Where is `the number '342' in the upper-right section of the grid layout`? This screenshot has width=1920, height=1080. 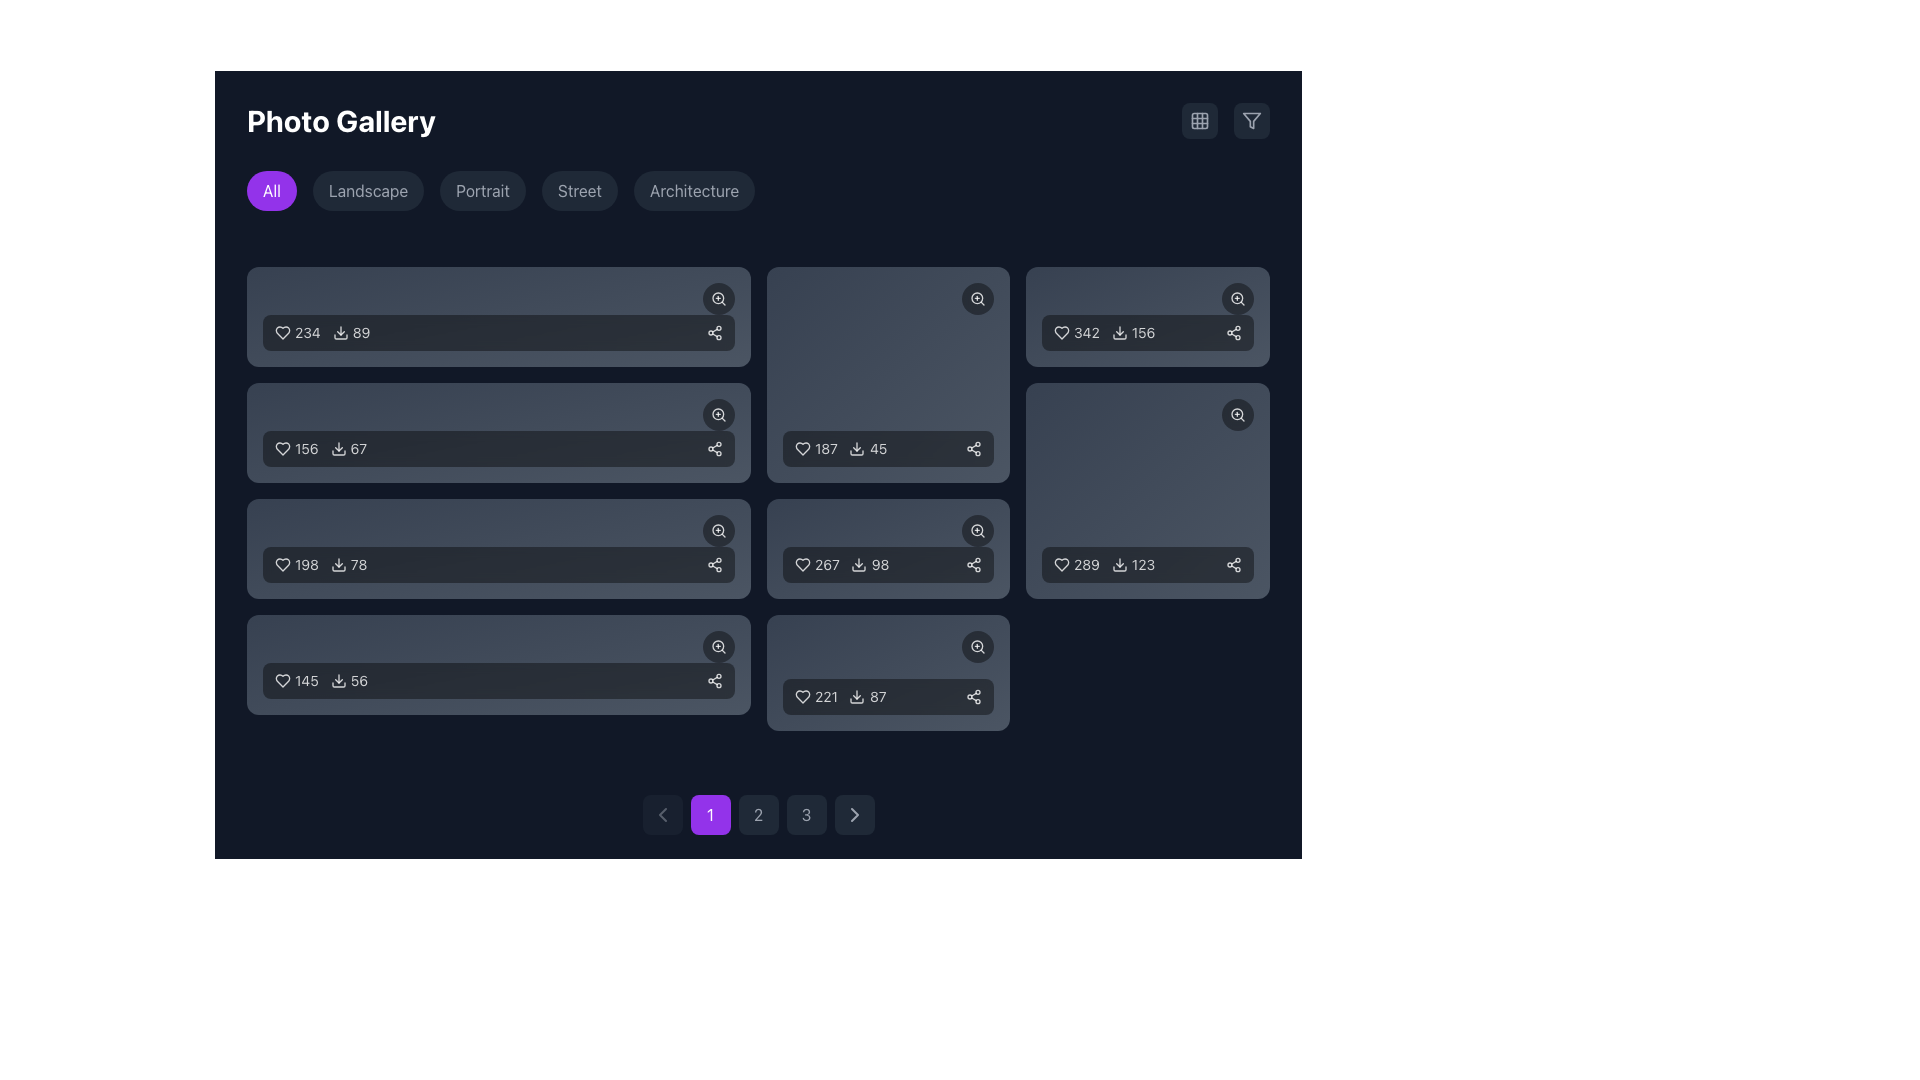 the number '342' in the upper-right section of the grid layout is located at coordinates (1103, 331).